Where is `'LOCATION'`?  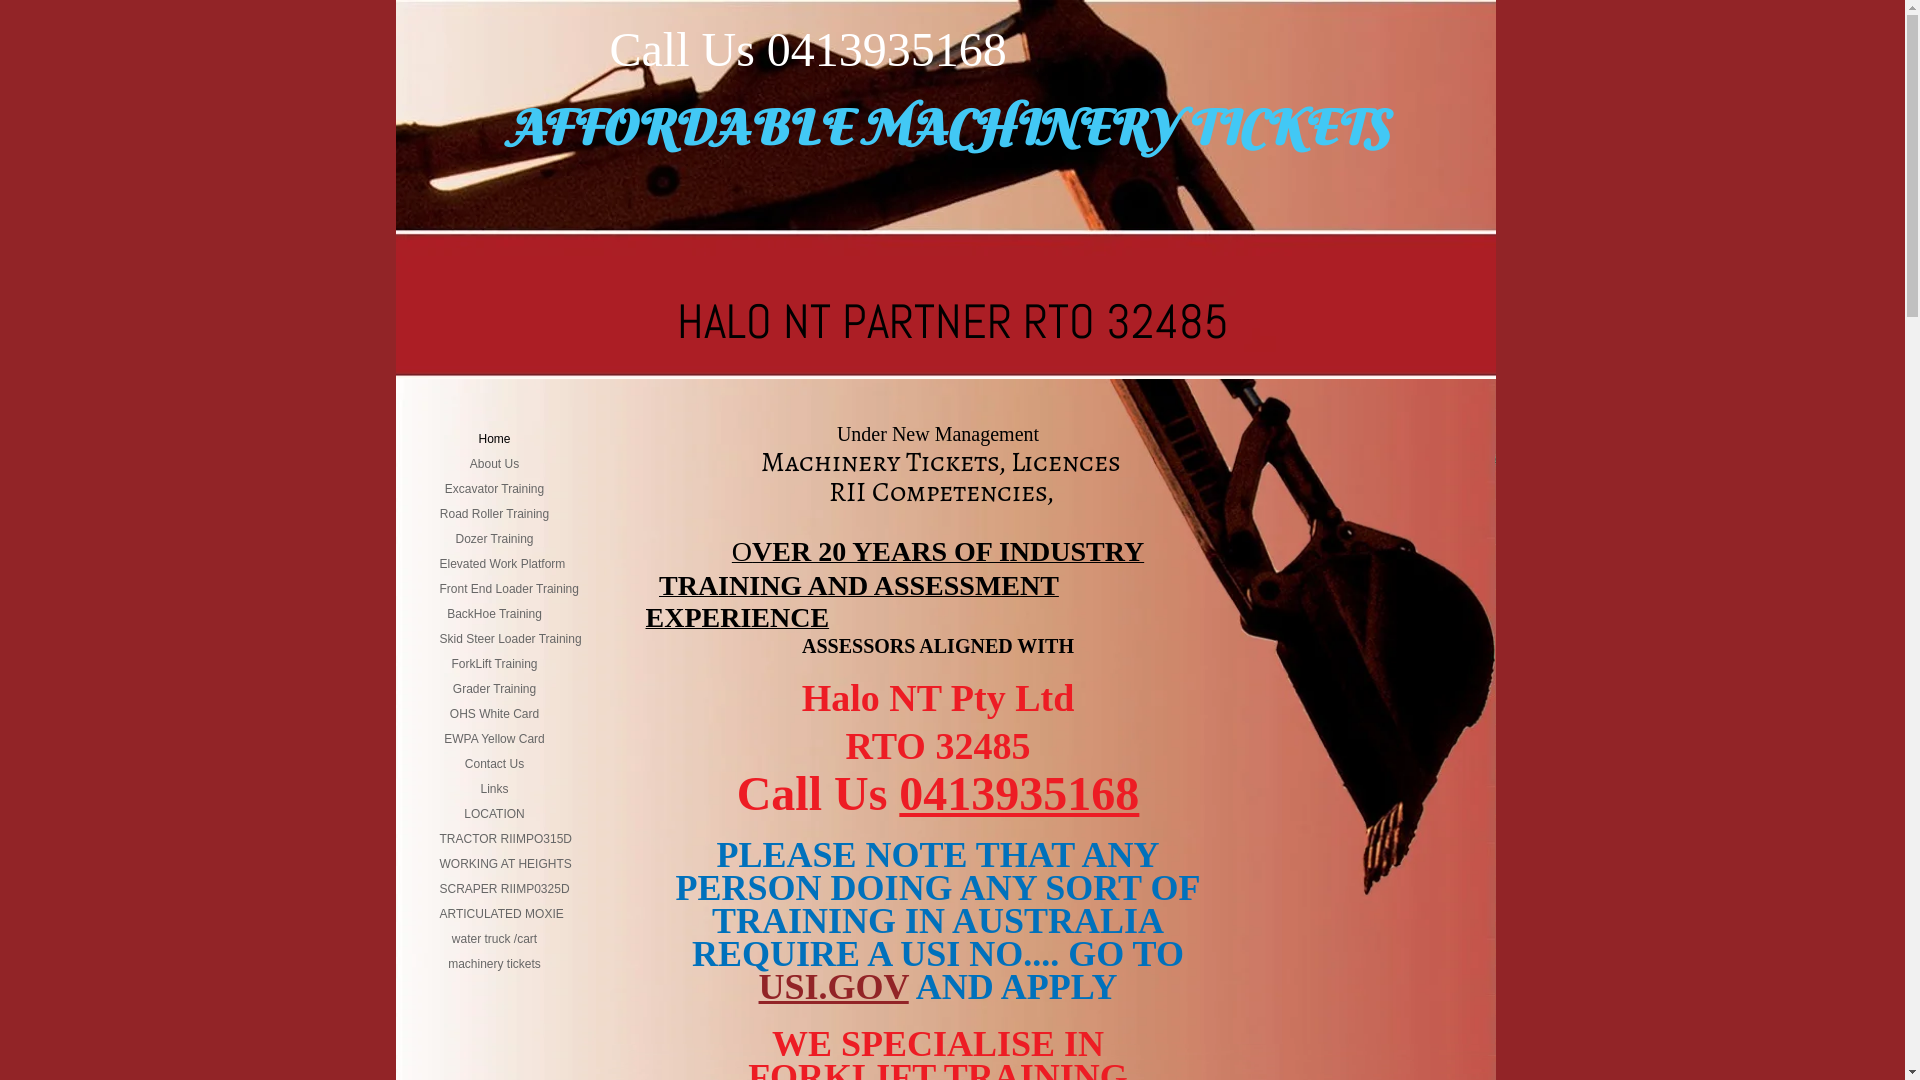
'LOCATION' is located at coordinates (453, 813).